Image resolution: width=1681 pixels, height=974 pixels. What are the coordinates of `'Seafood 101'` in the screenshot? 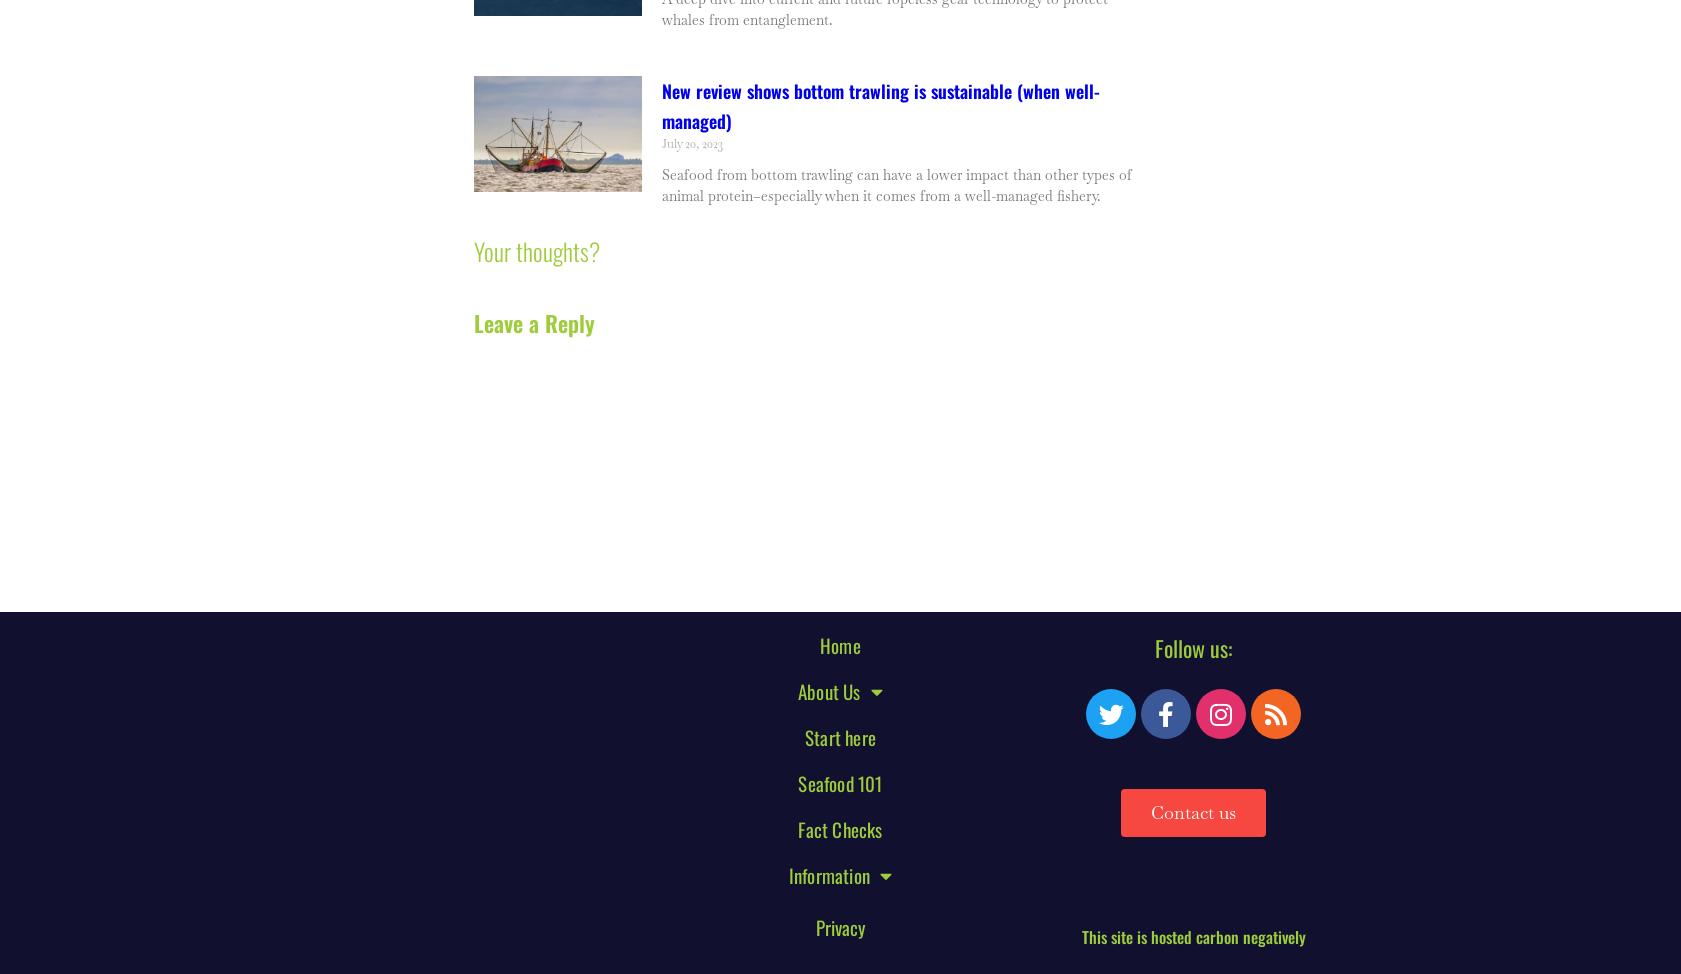 It's located at (838, 781).